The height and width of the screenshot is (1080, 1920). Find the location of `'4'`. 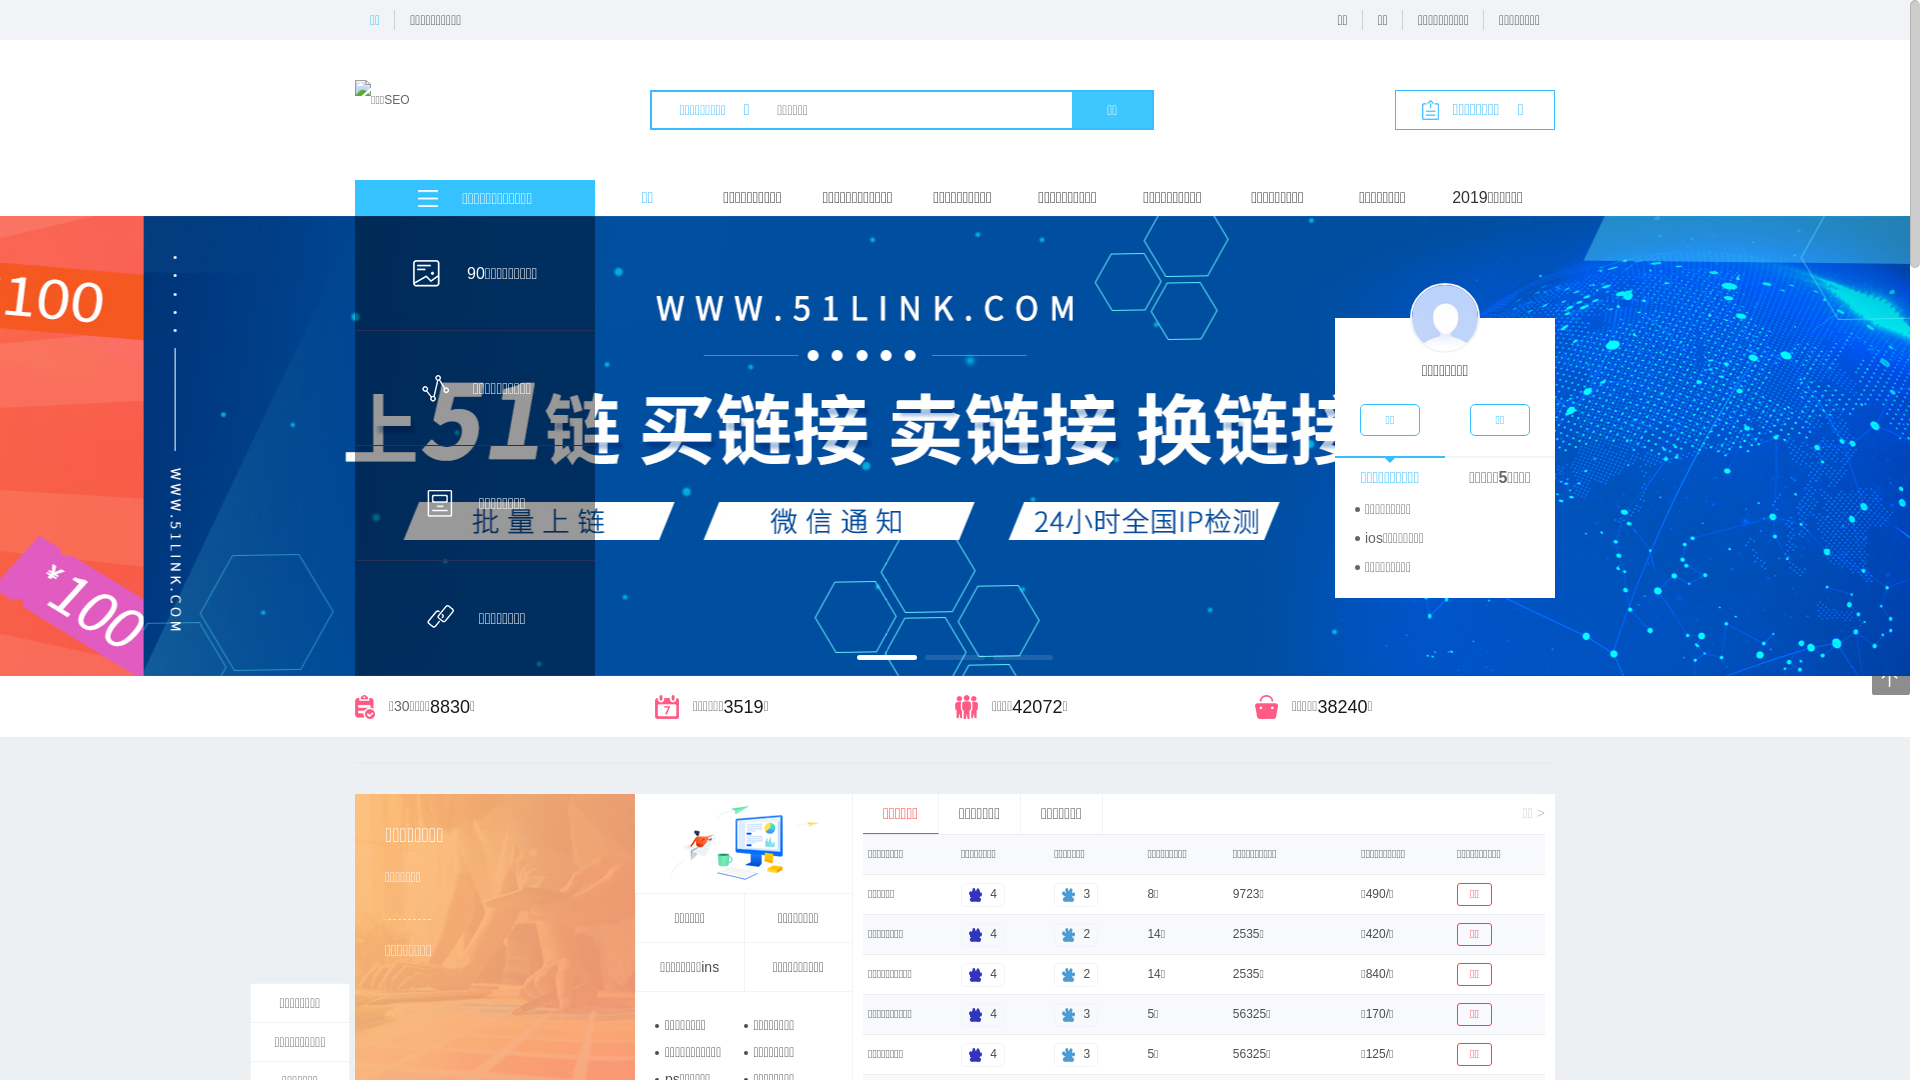

'4' is located at coordinates (983, 1014).